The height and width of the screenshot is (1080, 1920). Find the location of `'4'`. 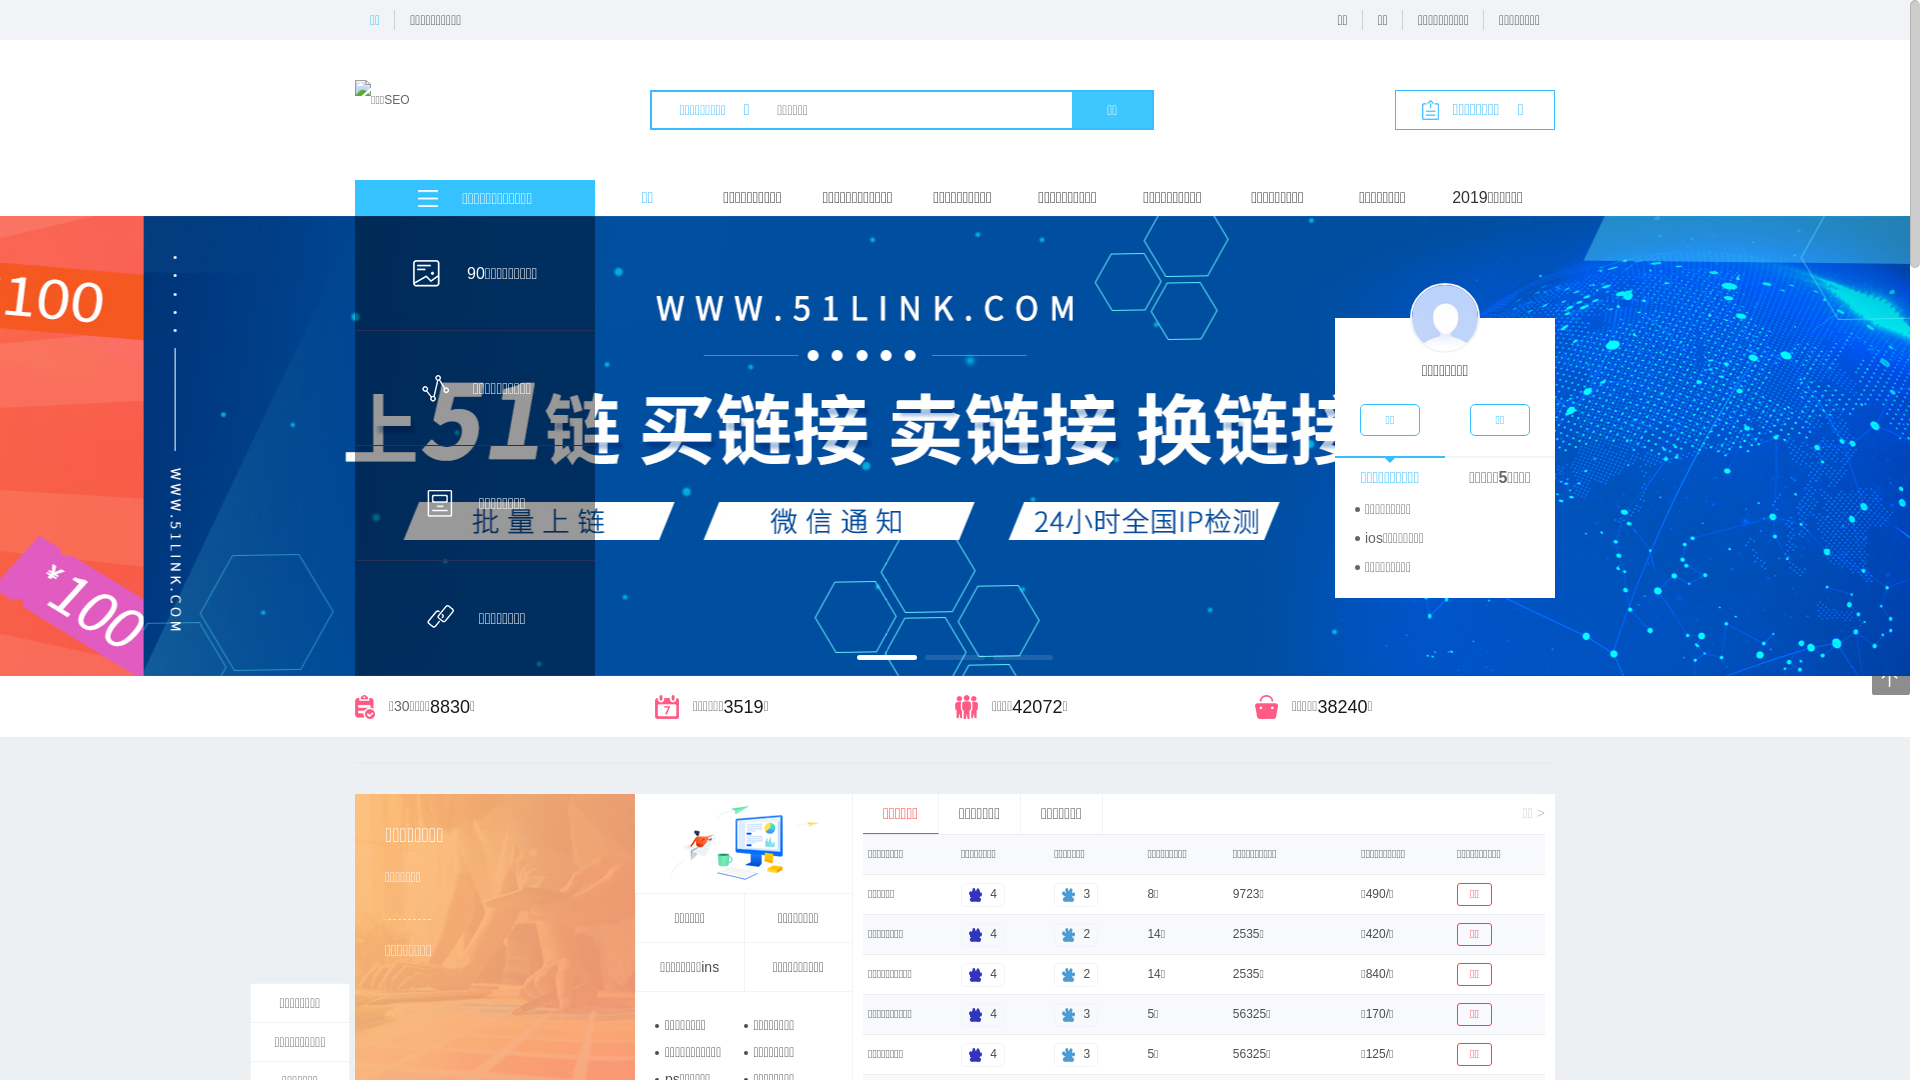

'4' is located at coordinates (983, 1014).